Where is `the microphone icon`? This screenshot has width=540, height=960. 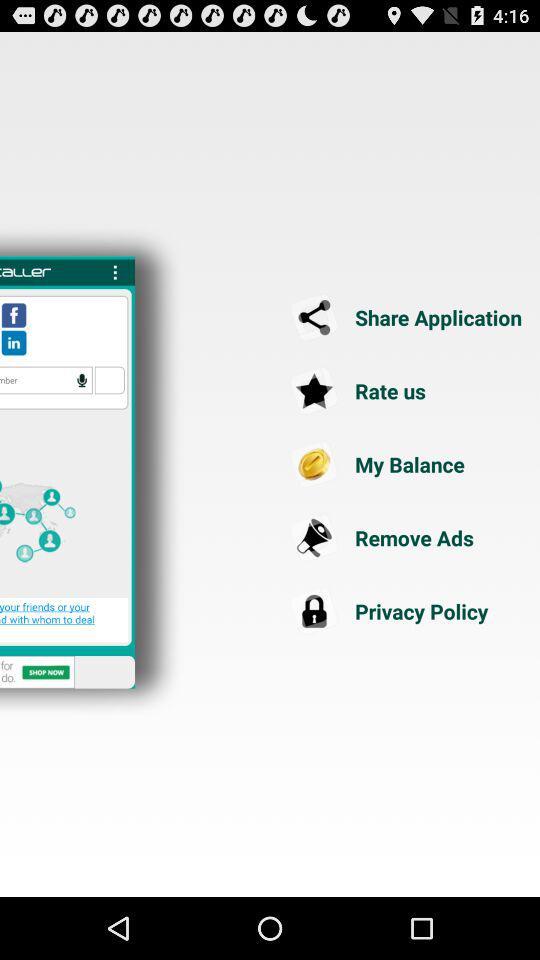
the microphone icon is located at coordinates (81, 405).